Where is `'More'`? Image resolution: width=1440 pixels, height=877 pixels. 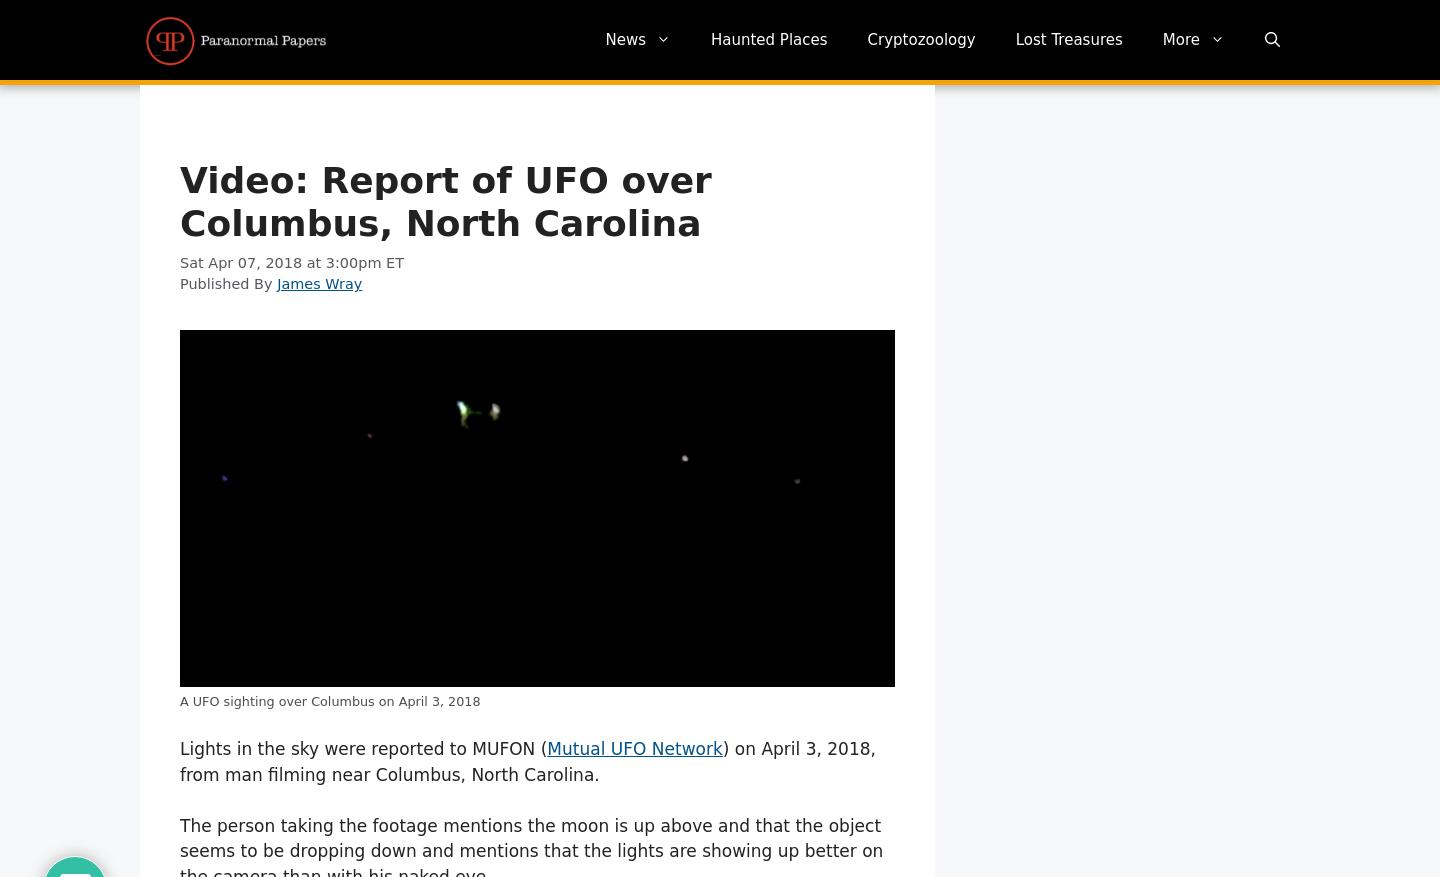
'More' is located at coordinates (1180, 38).